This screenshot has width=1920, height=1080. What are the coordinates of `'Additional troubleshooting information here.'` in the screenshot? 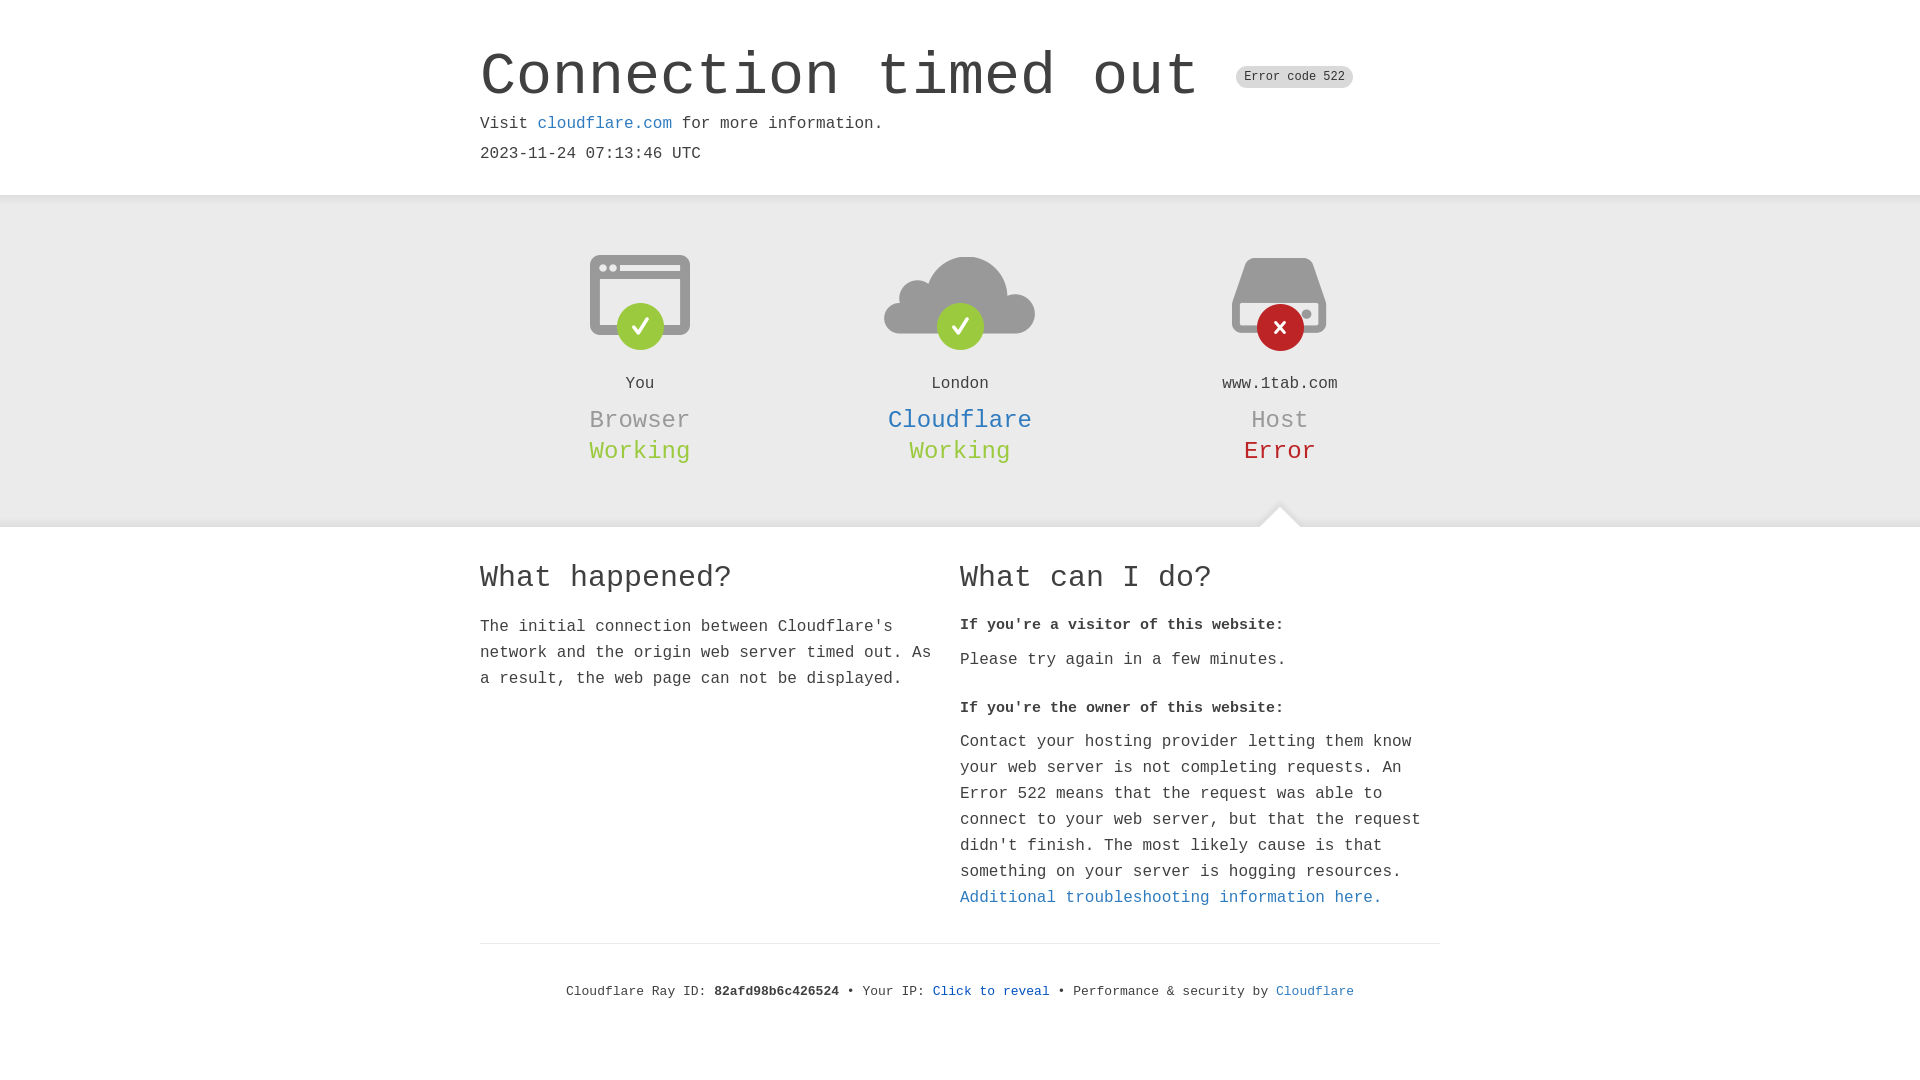 It's located at (960, 897).